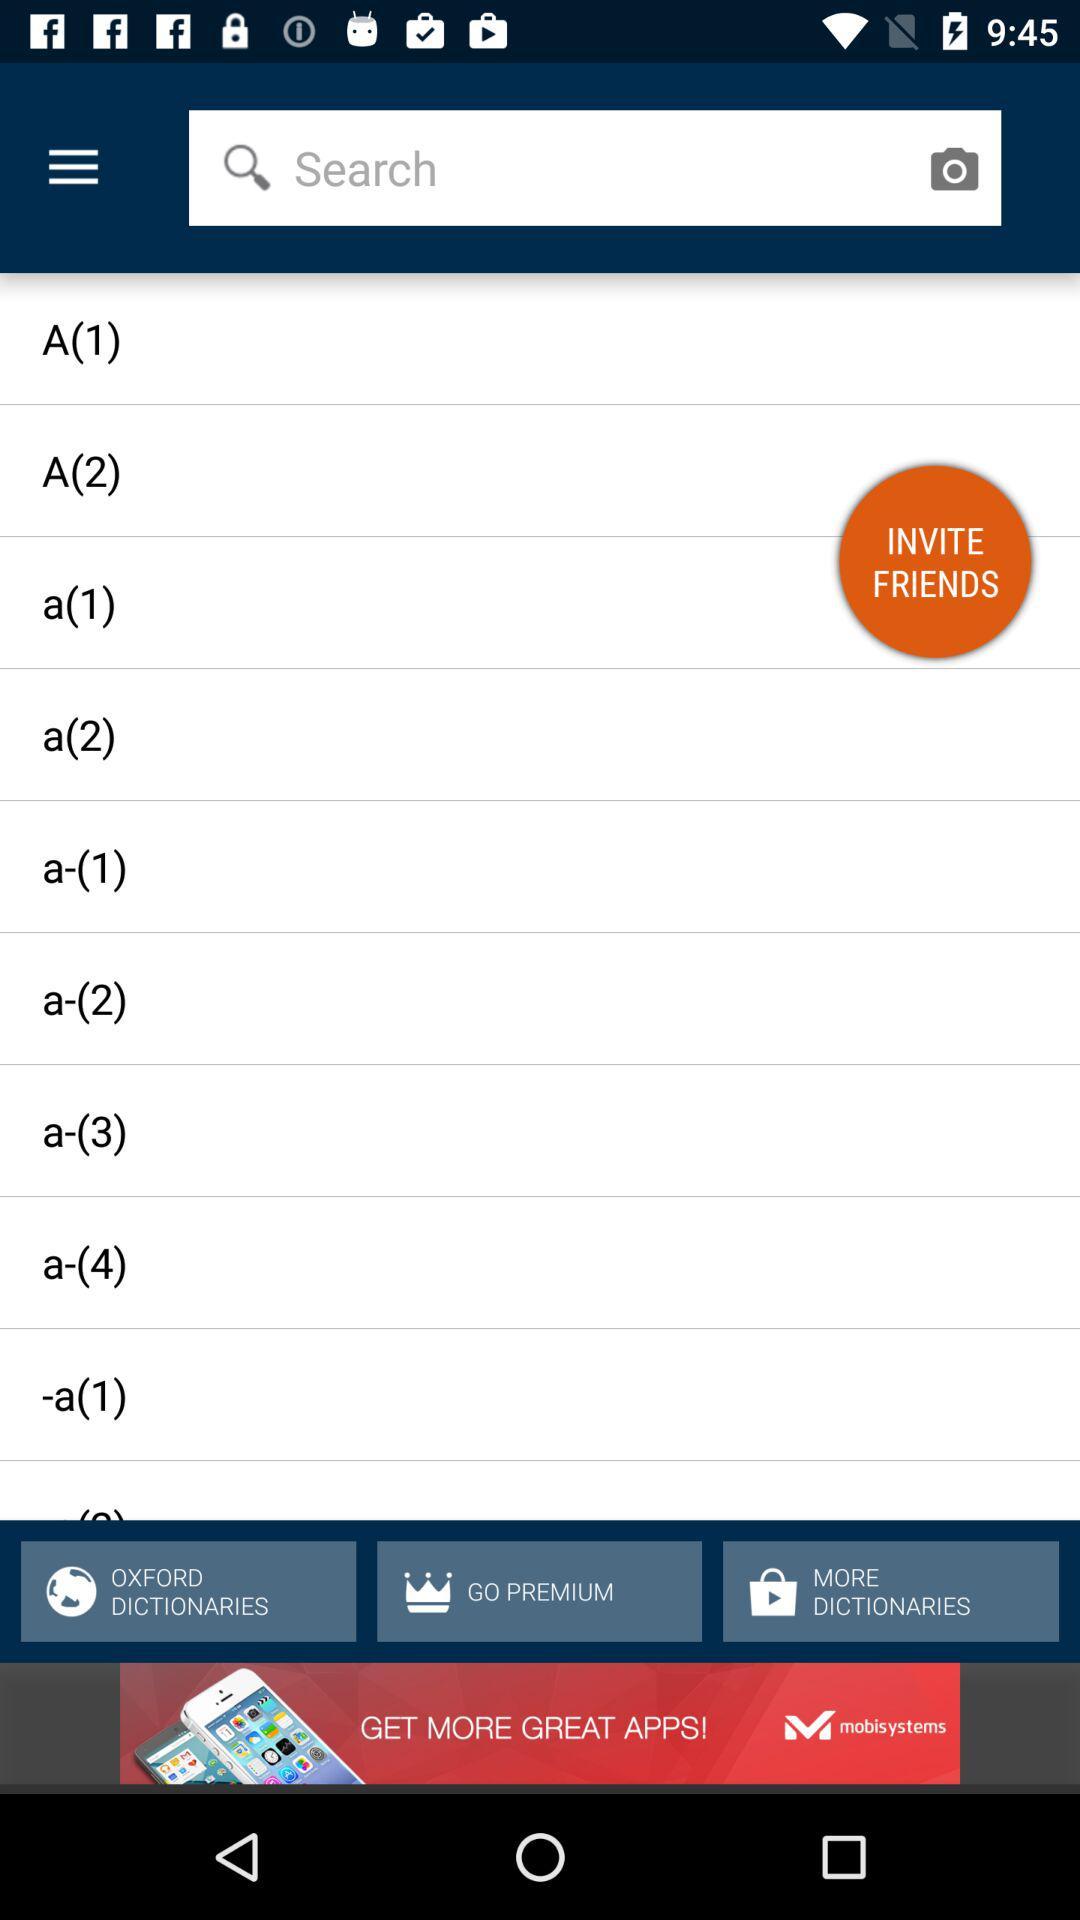 Image resolution: width=1080 pixels, height=1920 pixels. I want to click on the a-(3), so click(520, 1130).